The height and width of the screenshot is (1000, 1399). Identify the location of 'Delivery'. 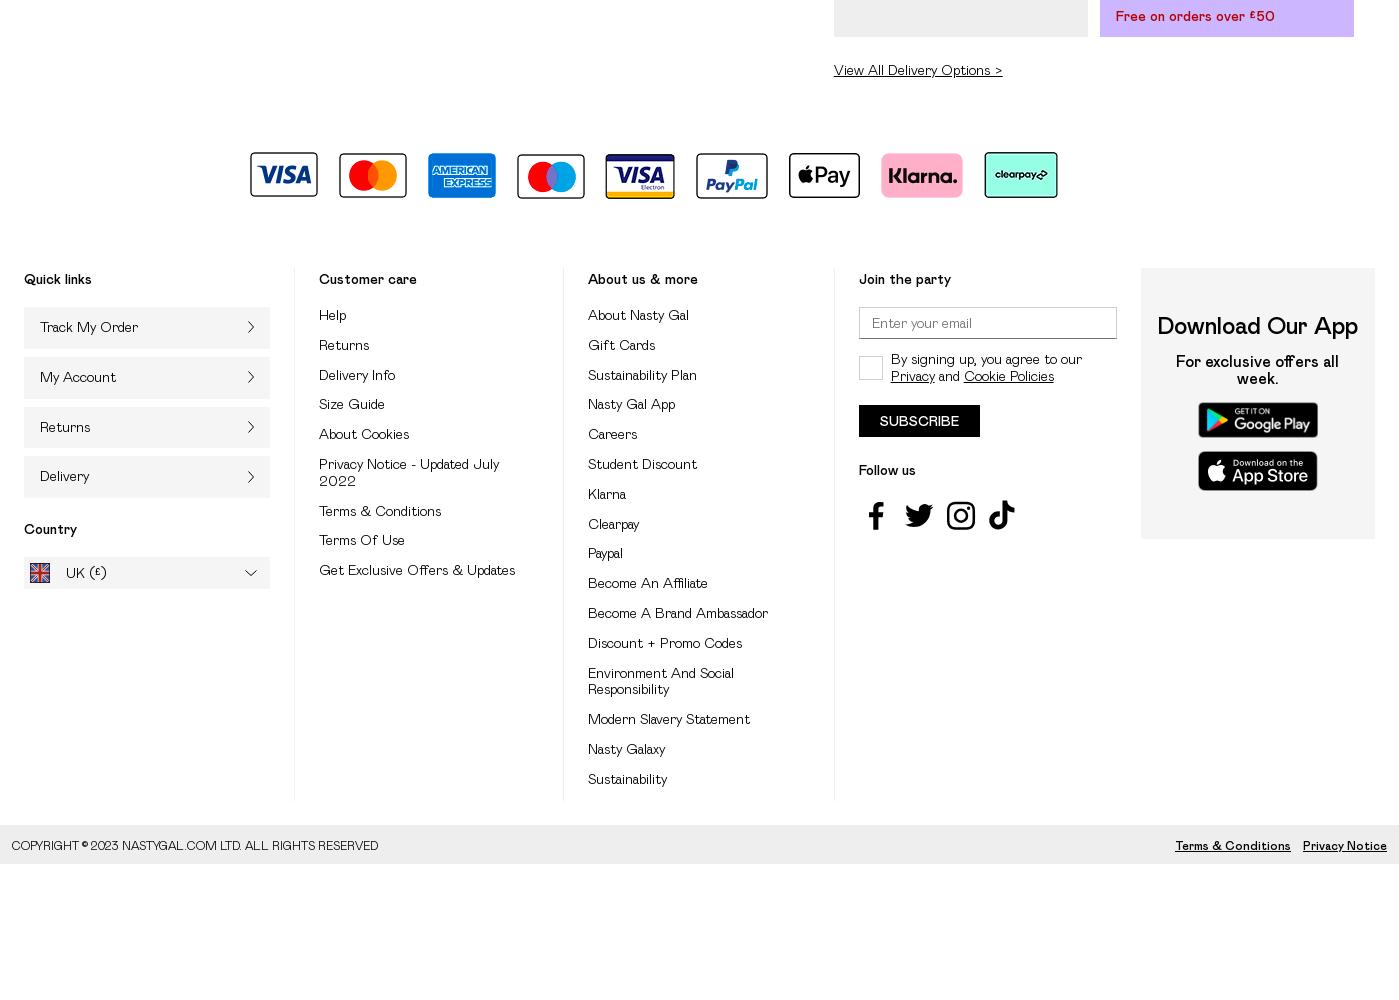
(40, 475).